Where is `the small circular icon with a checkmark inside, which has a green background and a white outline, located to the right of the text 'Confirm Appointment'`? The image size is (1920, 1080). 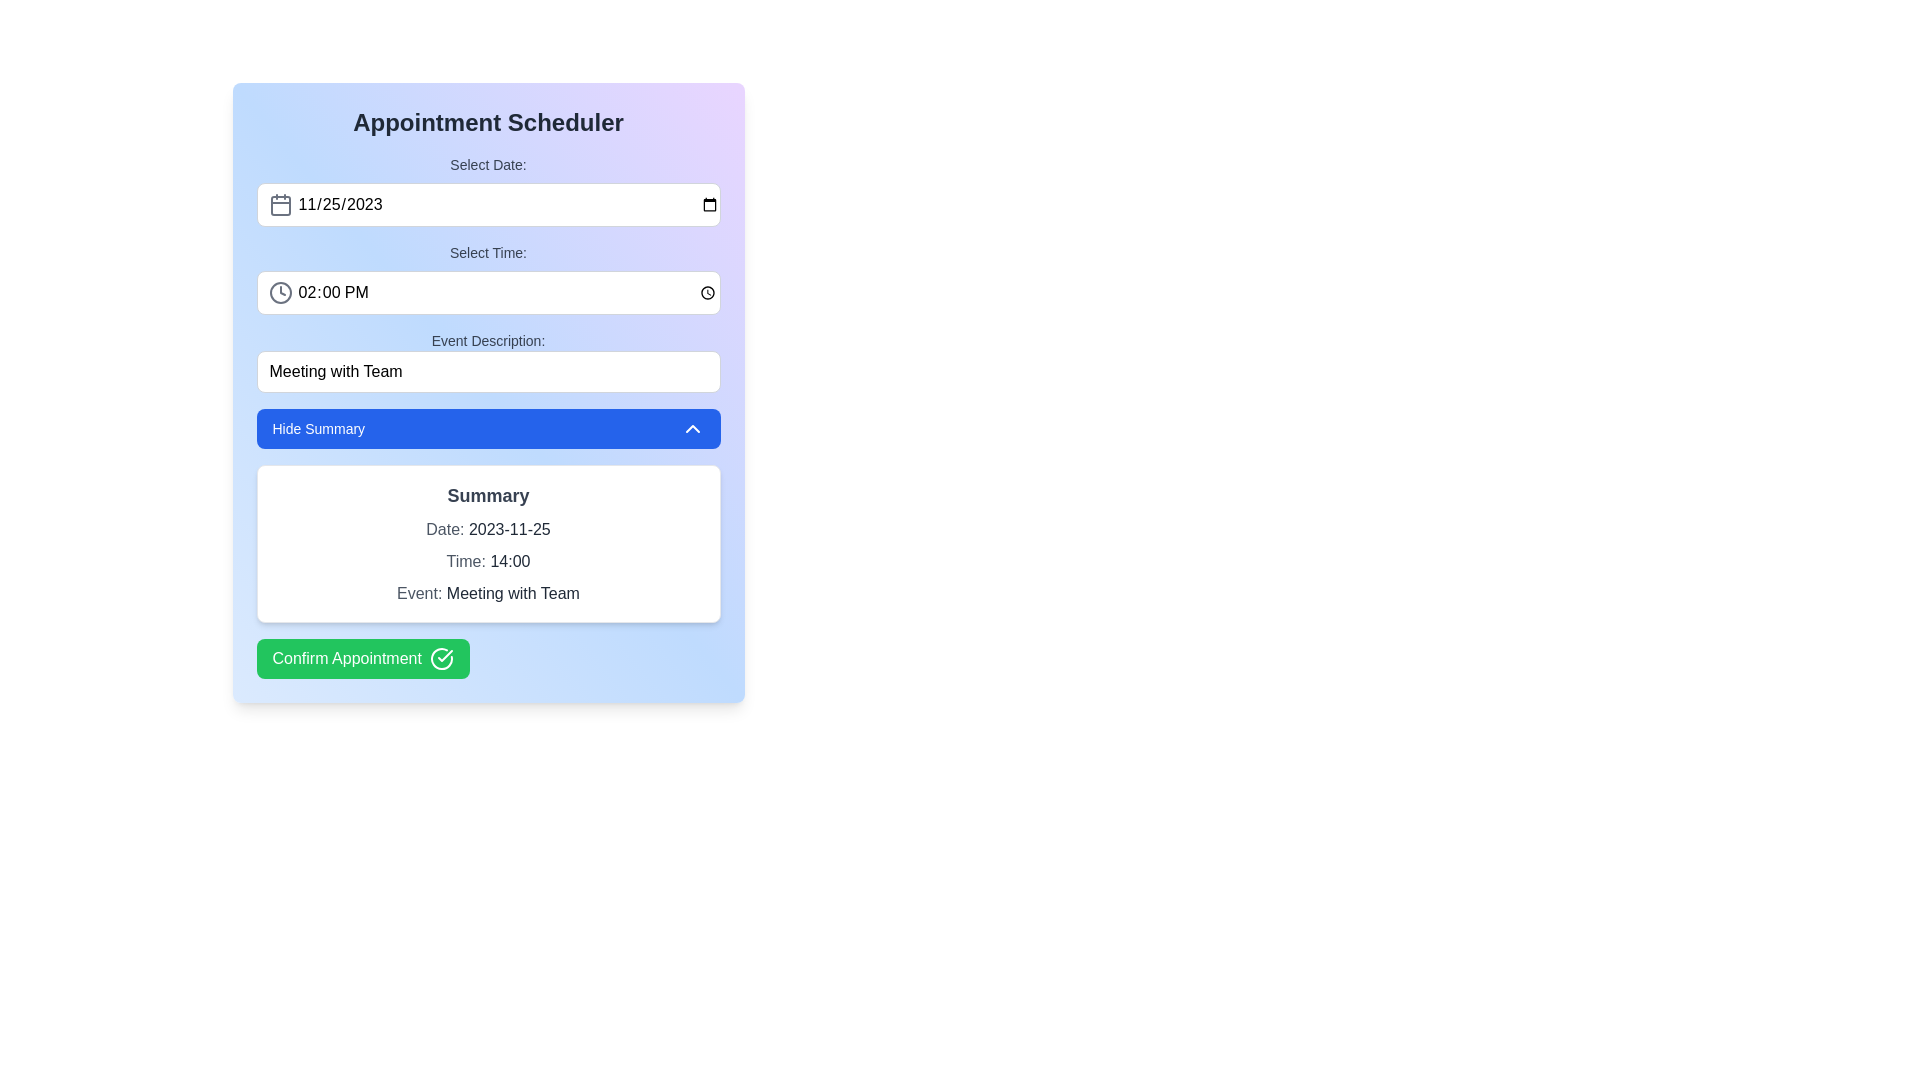
the small circular icon with a checkmark inside, which has a green background and a white outline, located to the right of the text 'Confirm Appointment' is located at coordinates (440, 659).